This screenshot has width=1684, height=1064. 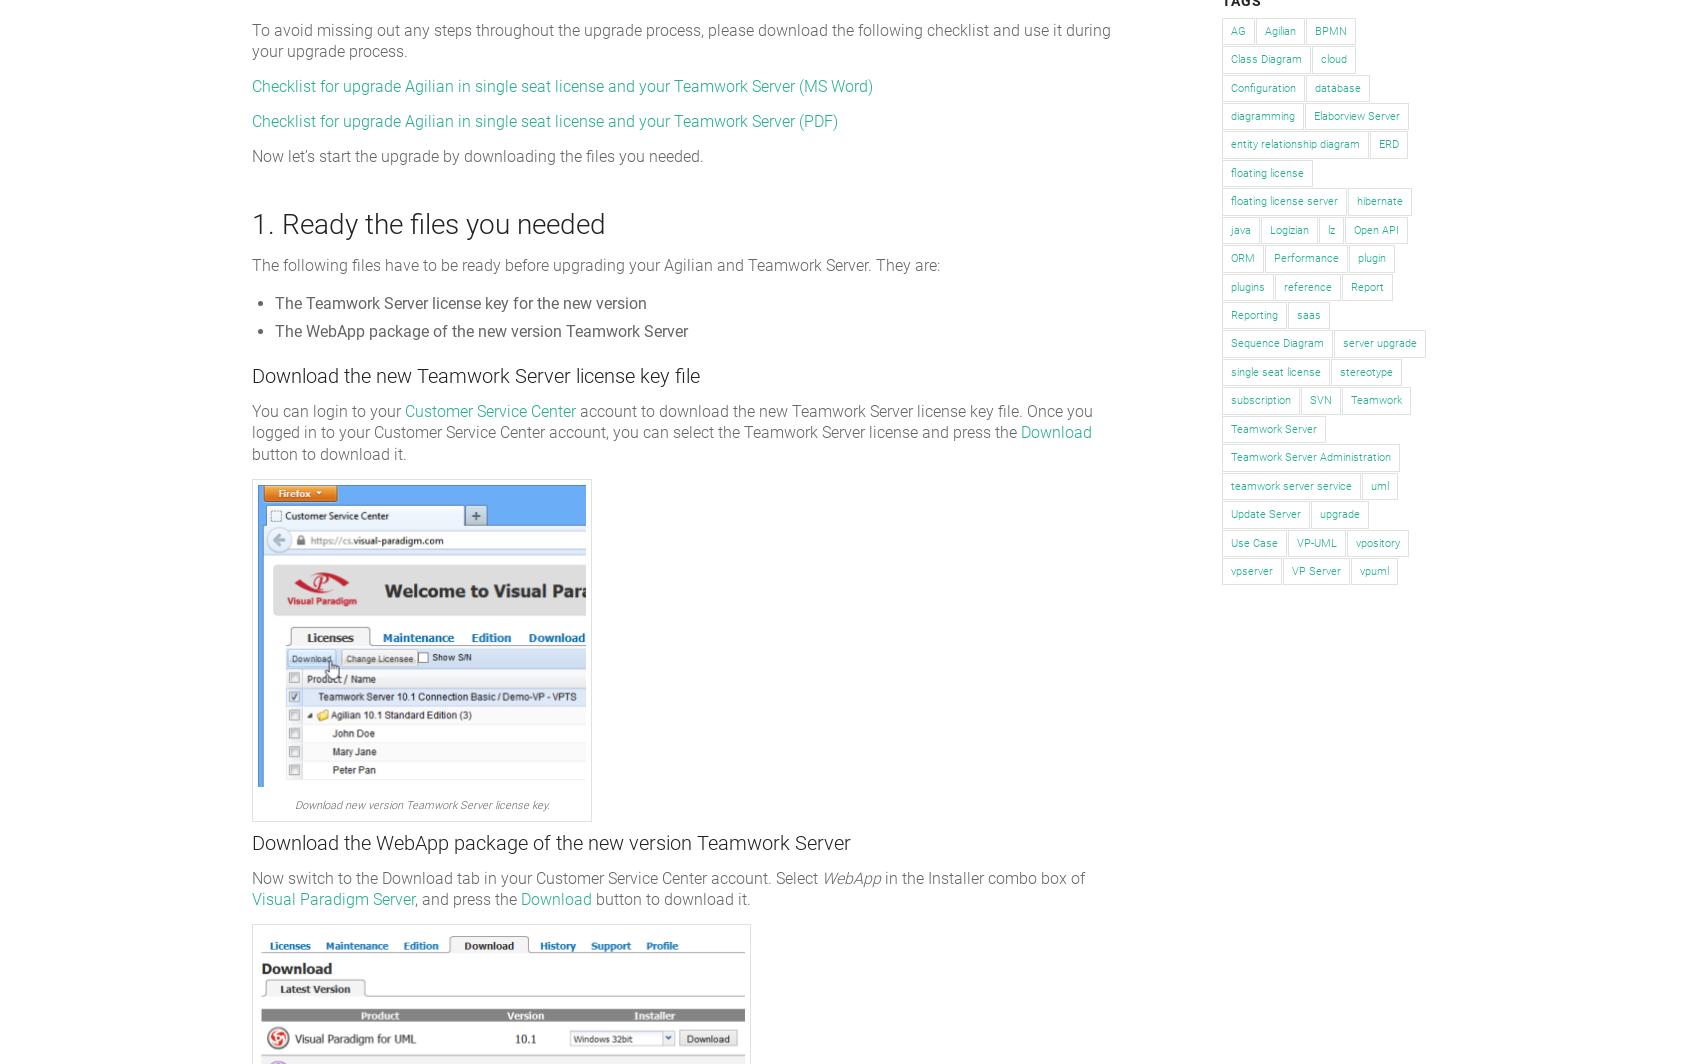 What do you see at coordinates (251, 899) in the screenshot?
I see `'Visual Paradigm Server'` at bounding box center [251, 899].